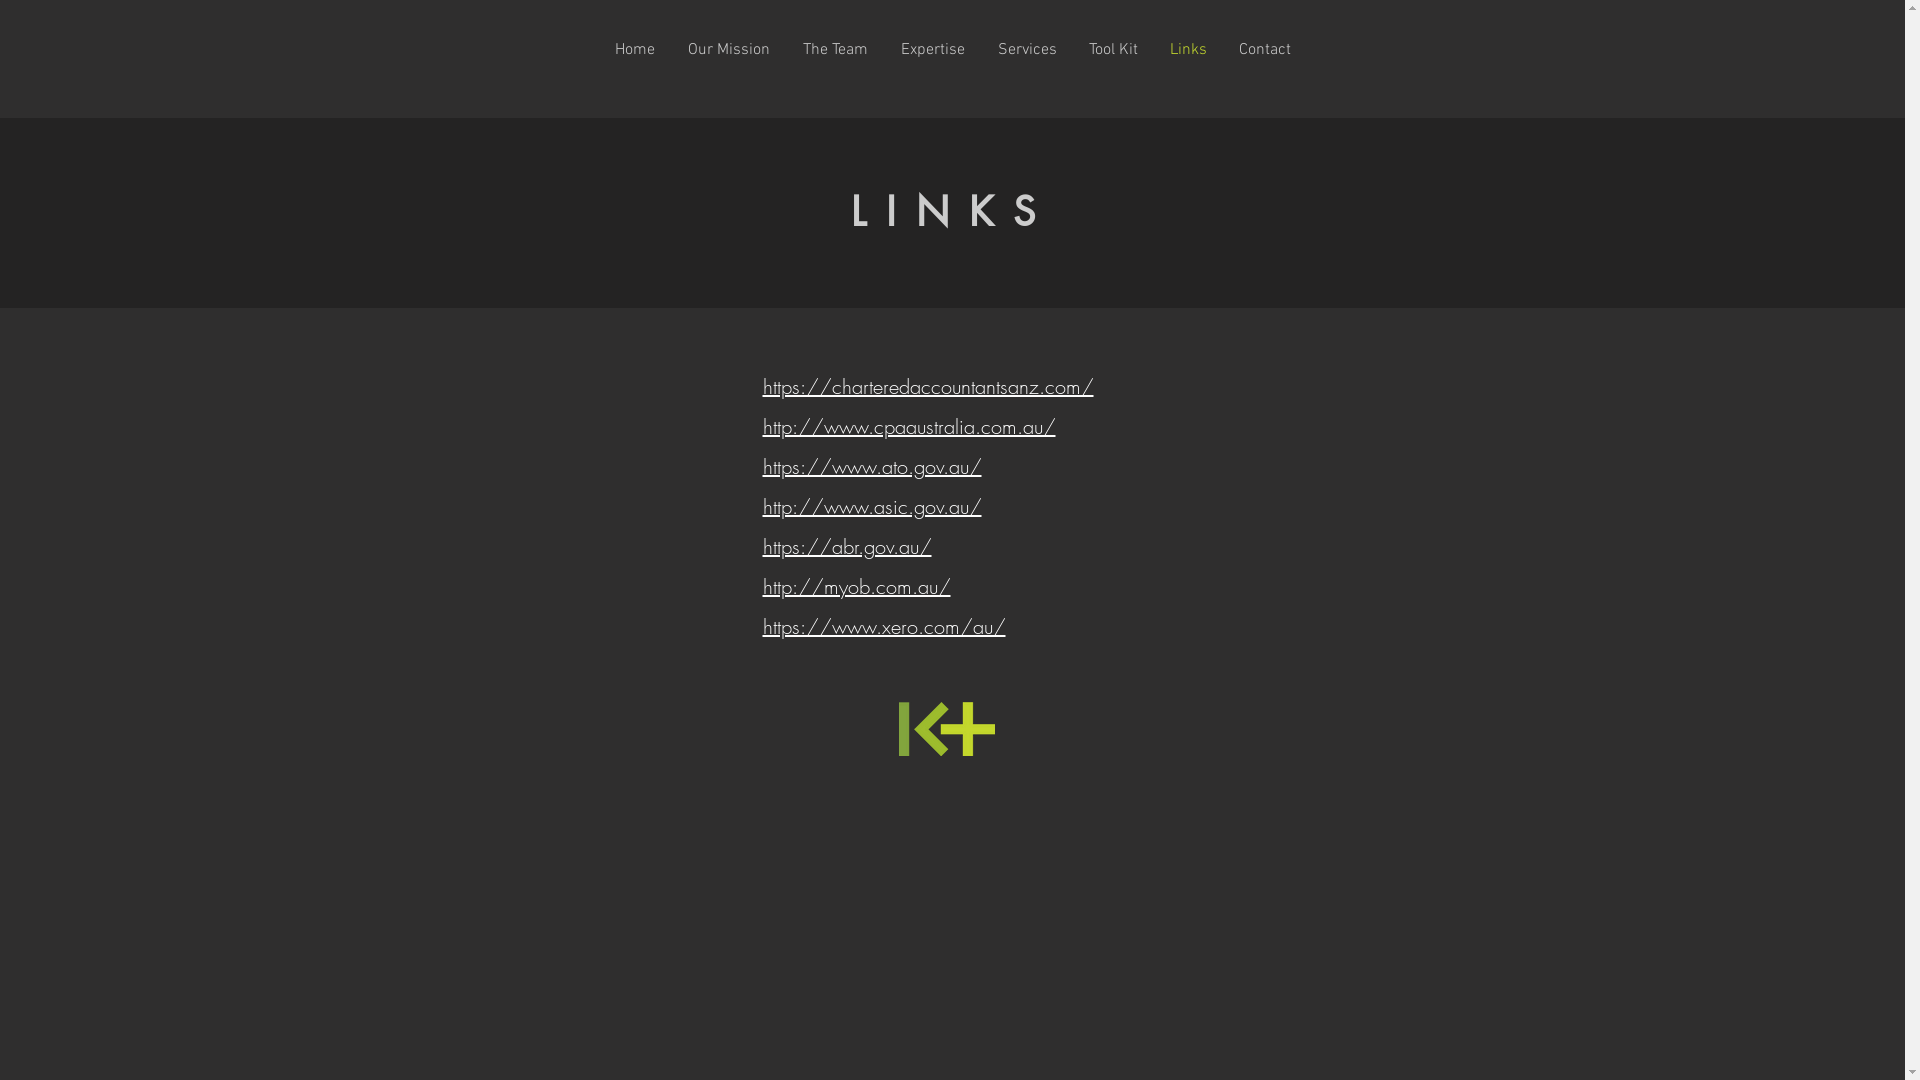  What do you see at coordinates (882, 625) in the screenshot?
I see `'https://www.xero.com/au/'` at bounding box center [882, 625].